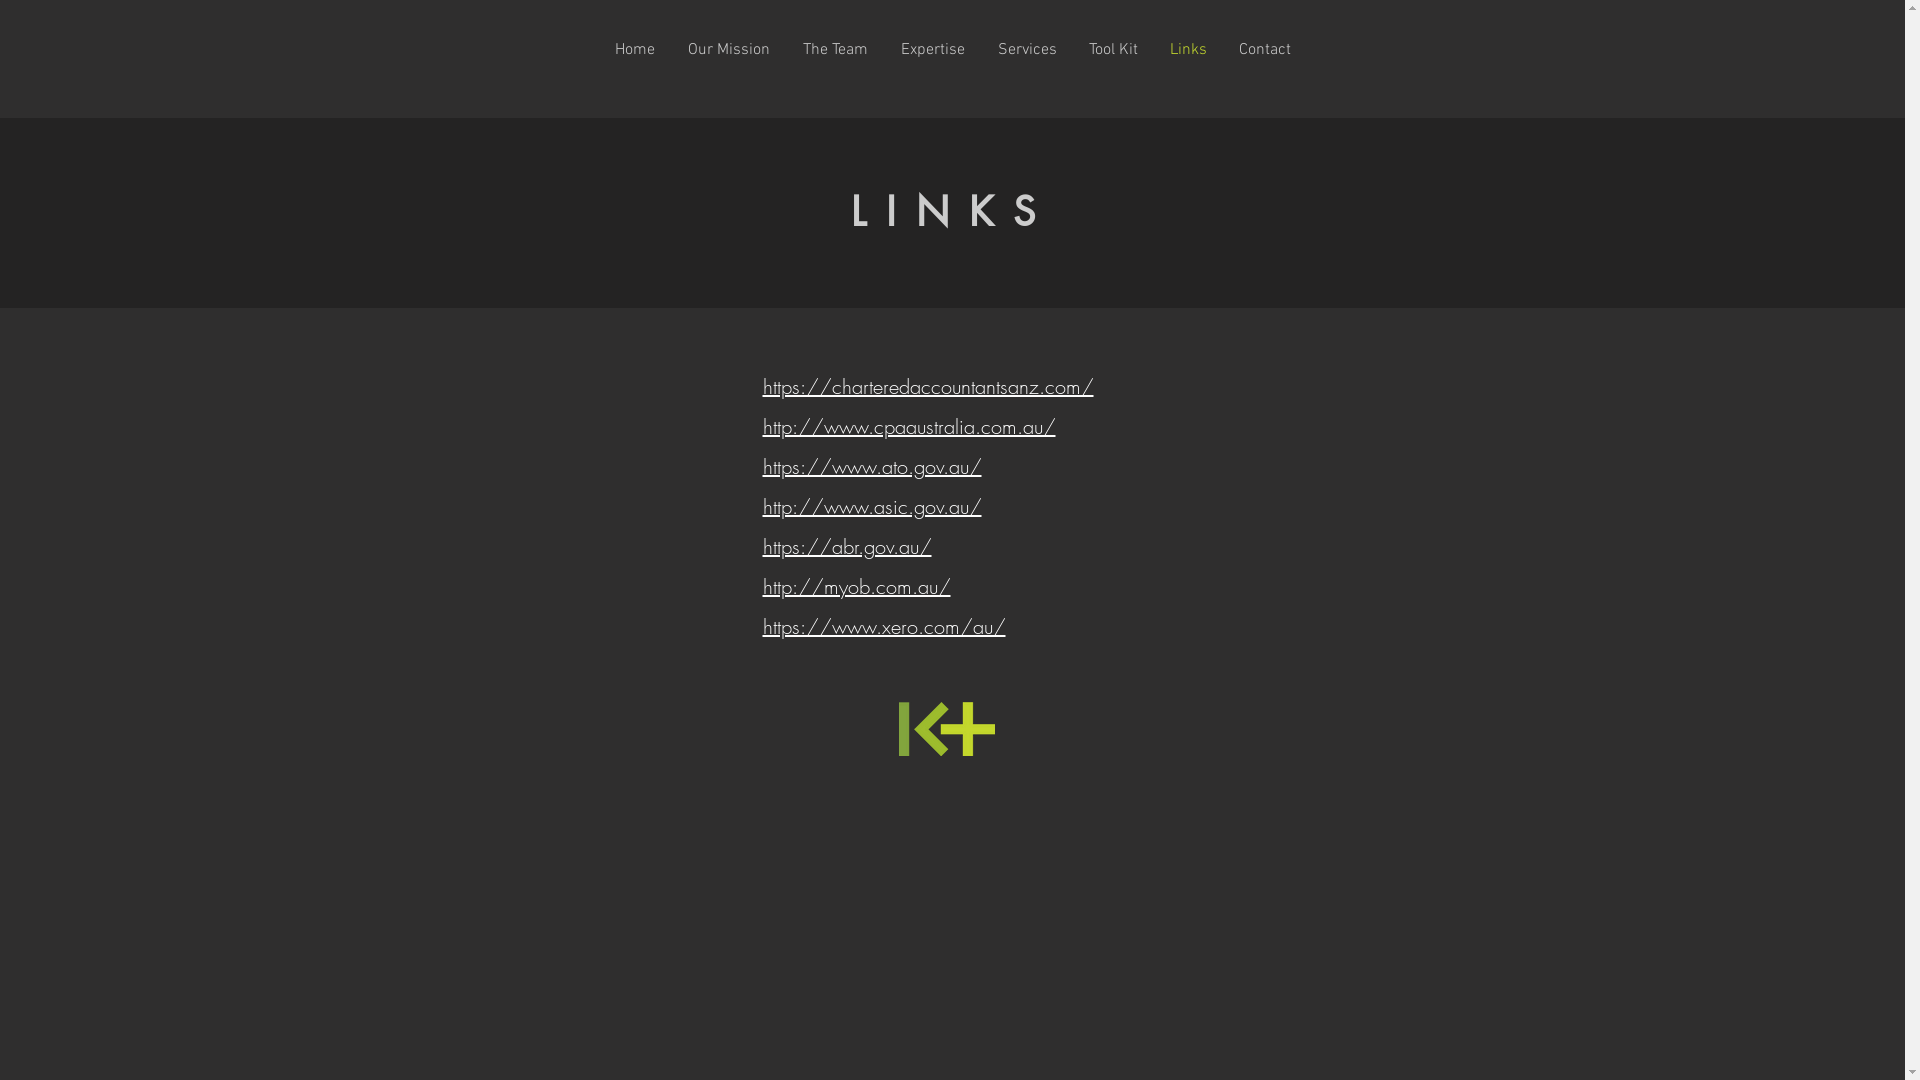  What do you see at coordinates (882, 625) in the screenshot?
I see `'https://www.xero.com/au/'` at bounding box center [882, 625].